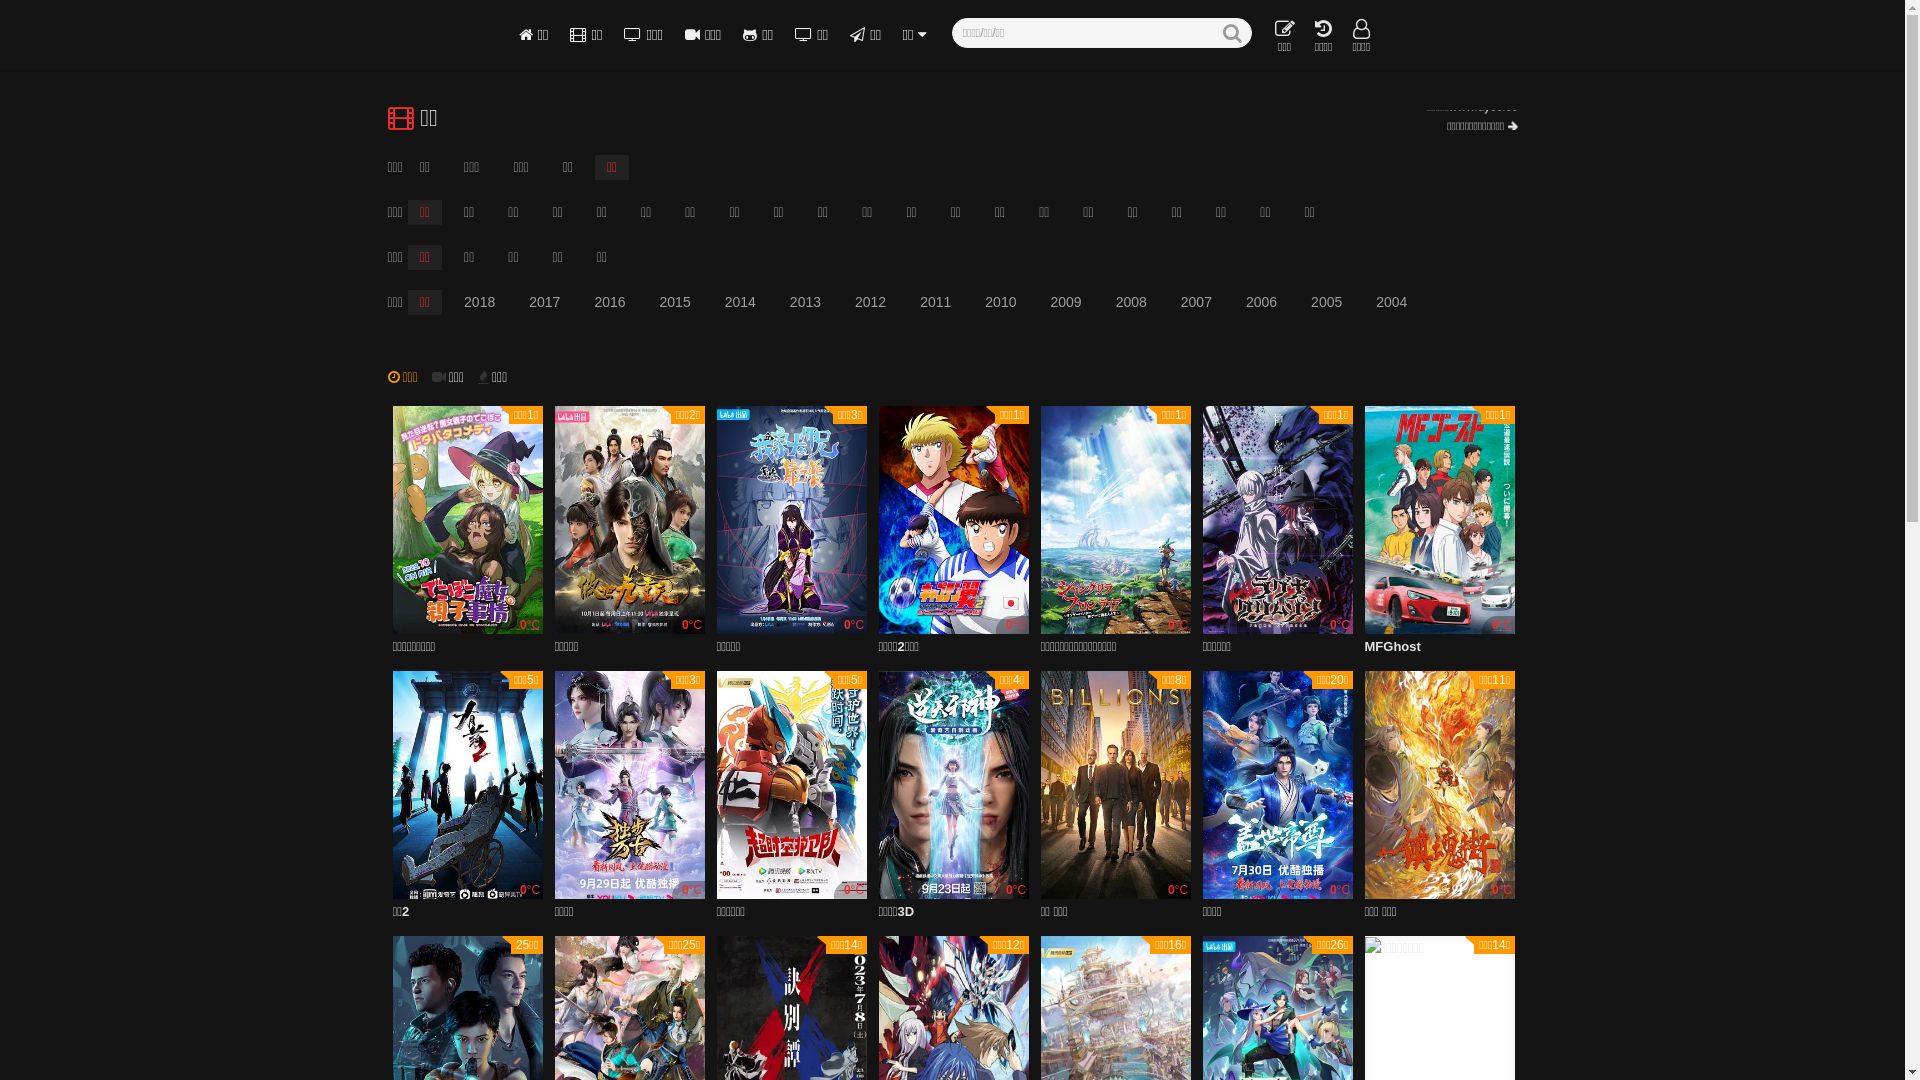 This screenshot has height=1080, width=1920. I want to click on '2016', so click(608, 302).